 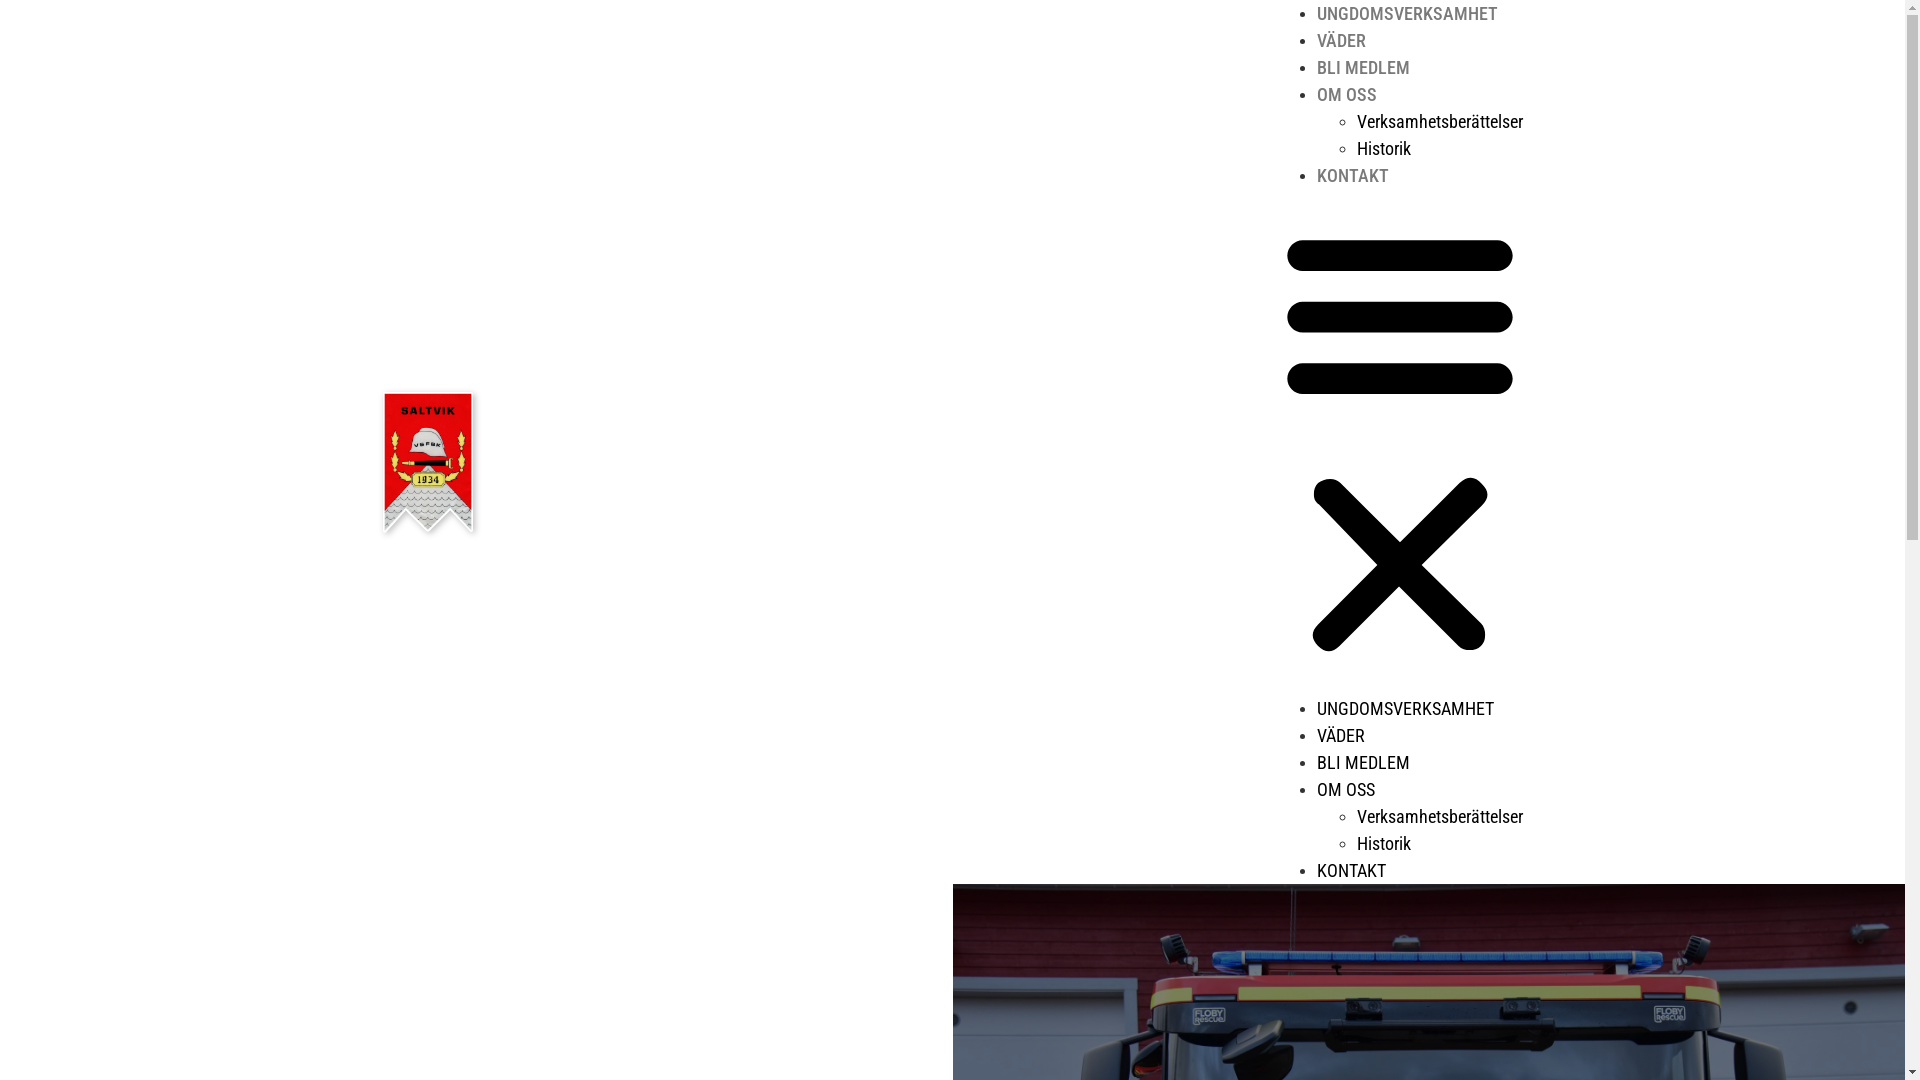 What do you see at coordinates (1315, 788) in the screenshot?
I see `'OM OSS'` at bounding box center [1315, 788].